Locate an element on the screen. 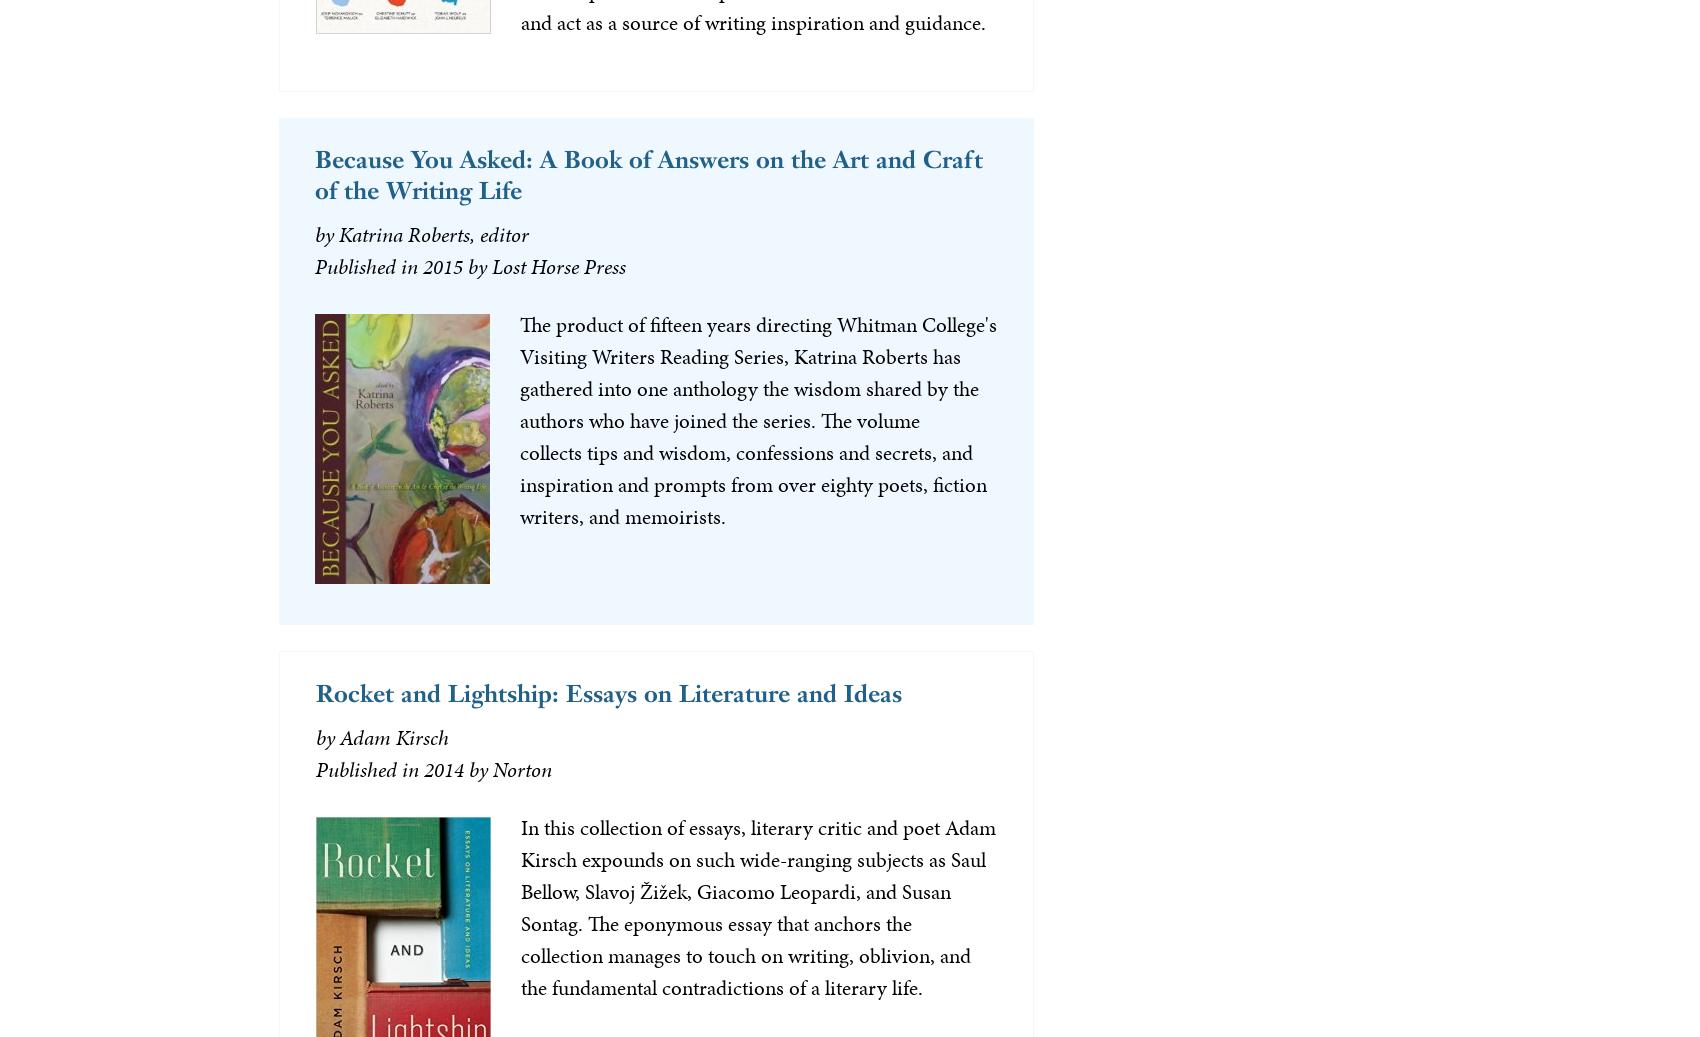  'The product of fifteen years directing Whitman College's Visiting Writers Reading Series, Katrina Roberts has gathered into one anthology the wisdom shared by the authors who have joined the series. The volume collects tips and wisdom, confessions and secrets, and inspiration and prompts from over eighty poets, fiction writers, and memoirists.' is located at coordinates (756, 418).